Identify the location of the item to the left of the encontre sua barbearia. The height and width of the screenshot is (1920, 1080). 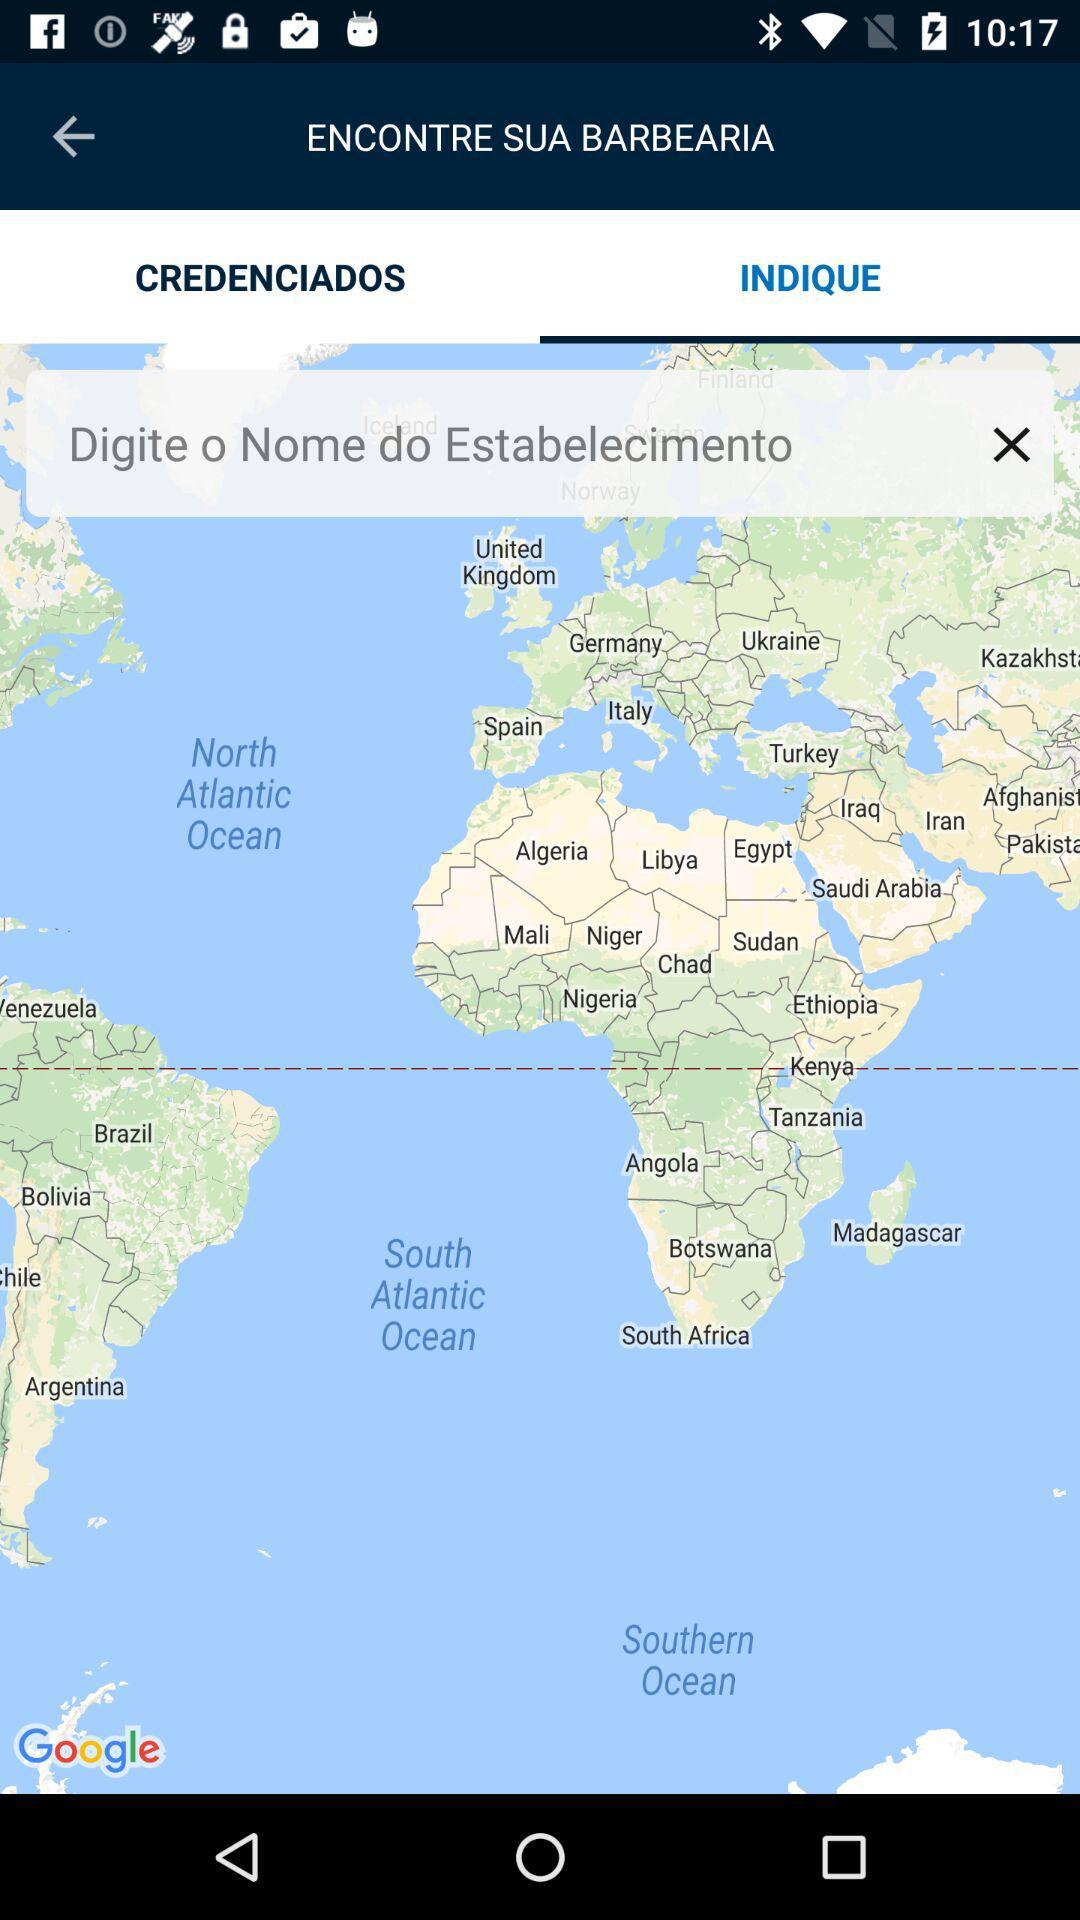
(72, 135).